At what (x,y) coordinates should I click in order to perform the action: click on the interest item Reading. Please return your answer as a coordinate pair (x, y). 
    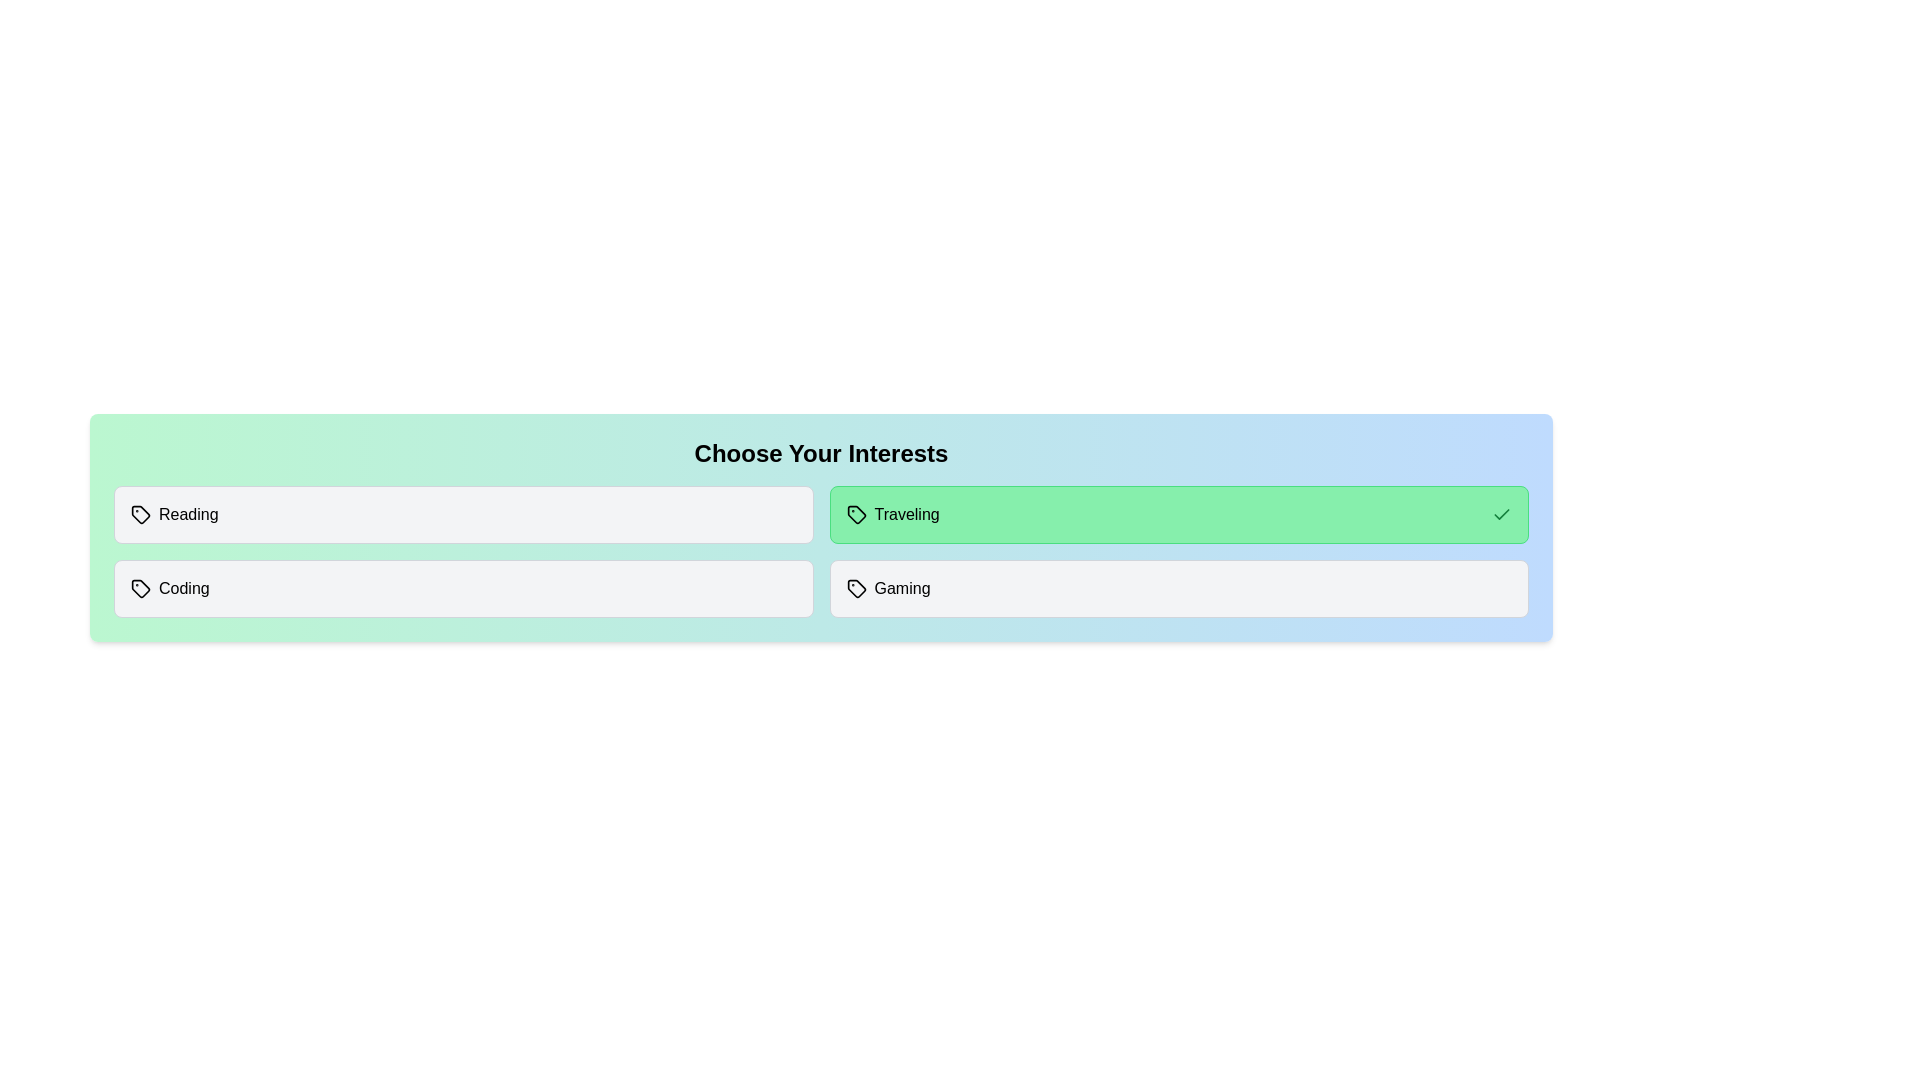
    Looking at the image, I should click on (462, 514).